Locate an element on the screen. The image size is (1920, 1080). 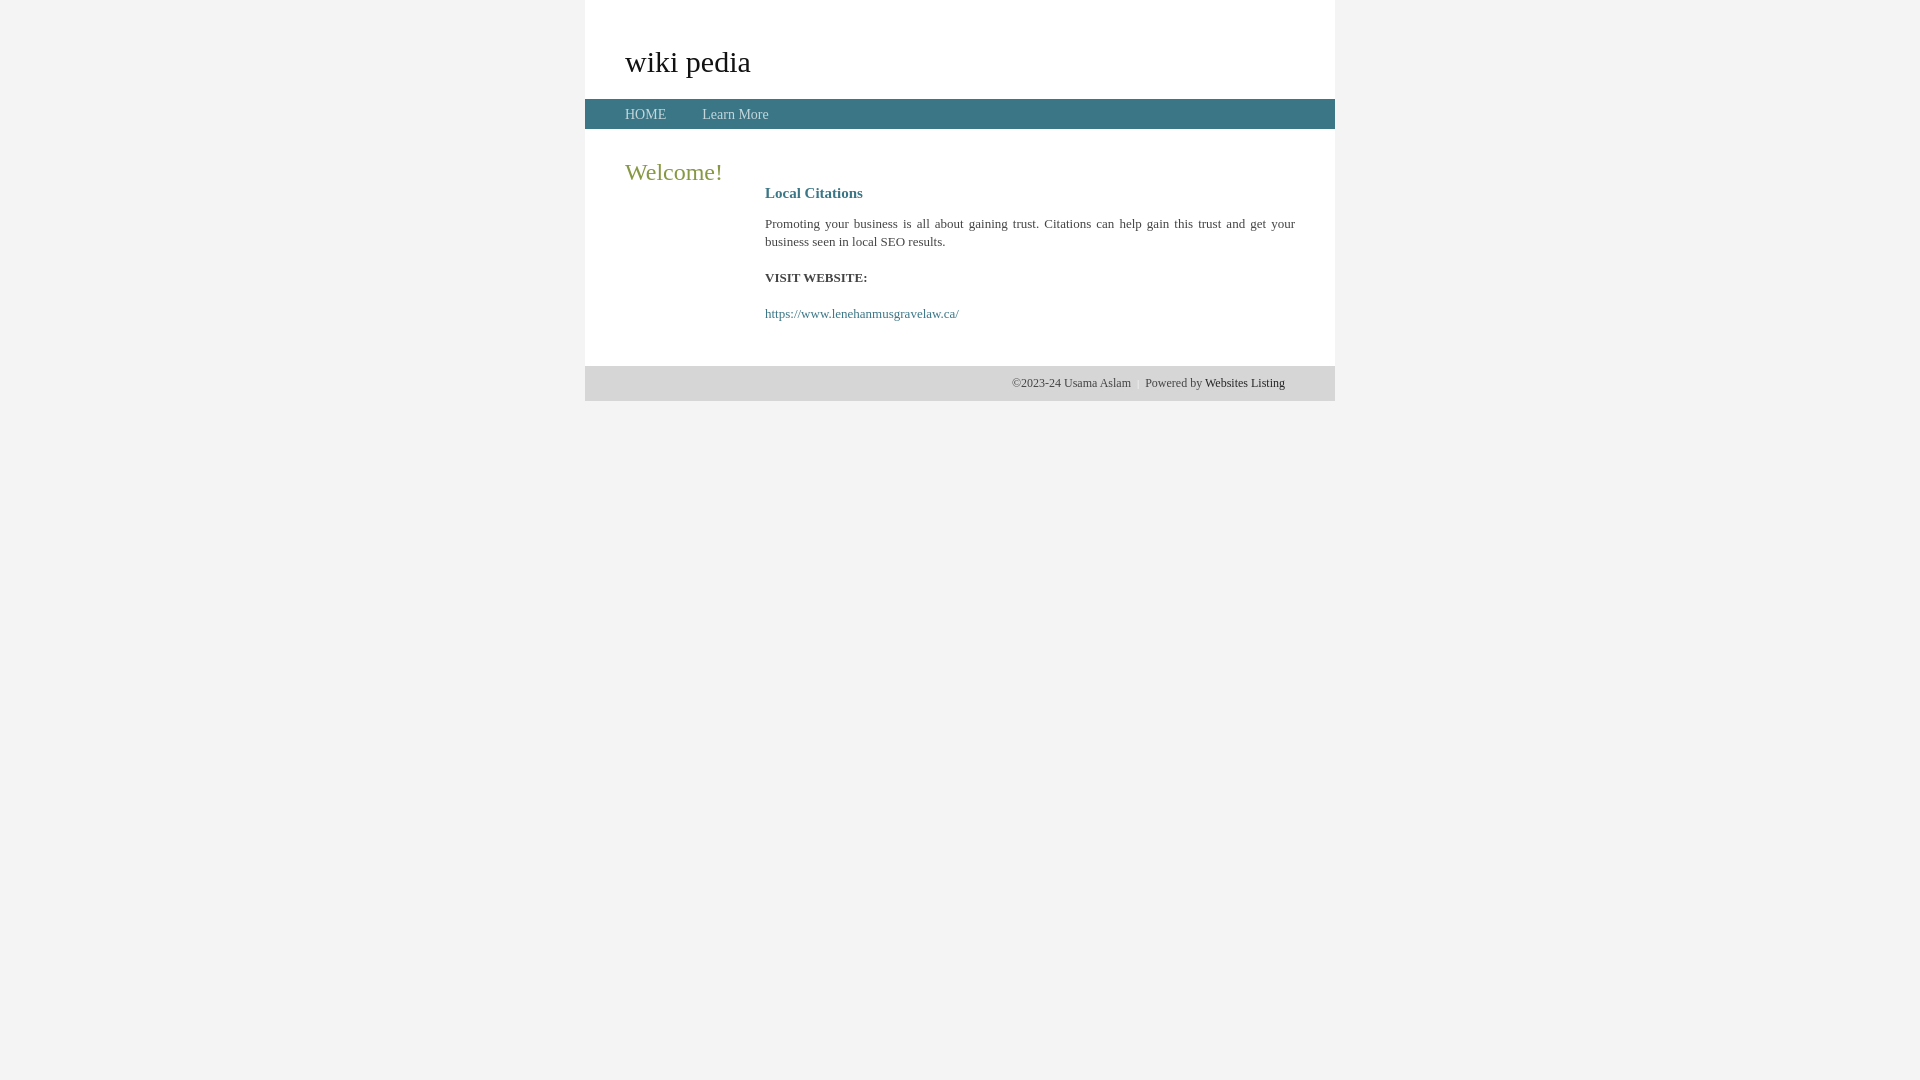
'HOME' is located at coordinates (623, 114).